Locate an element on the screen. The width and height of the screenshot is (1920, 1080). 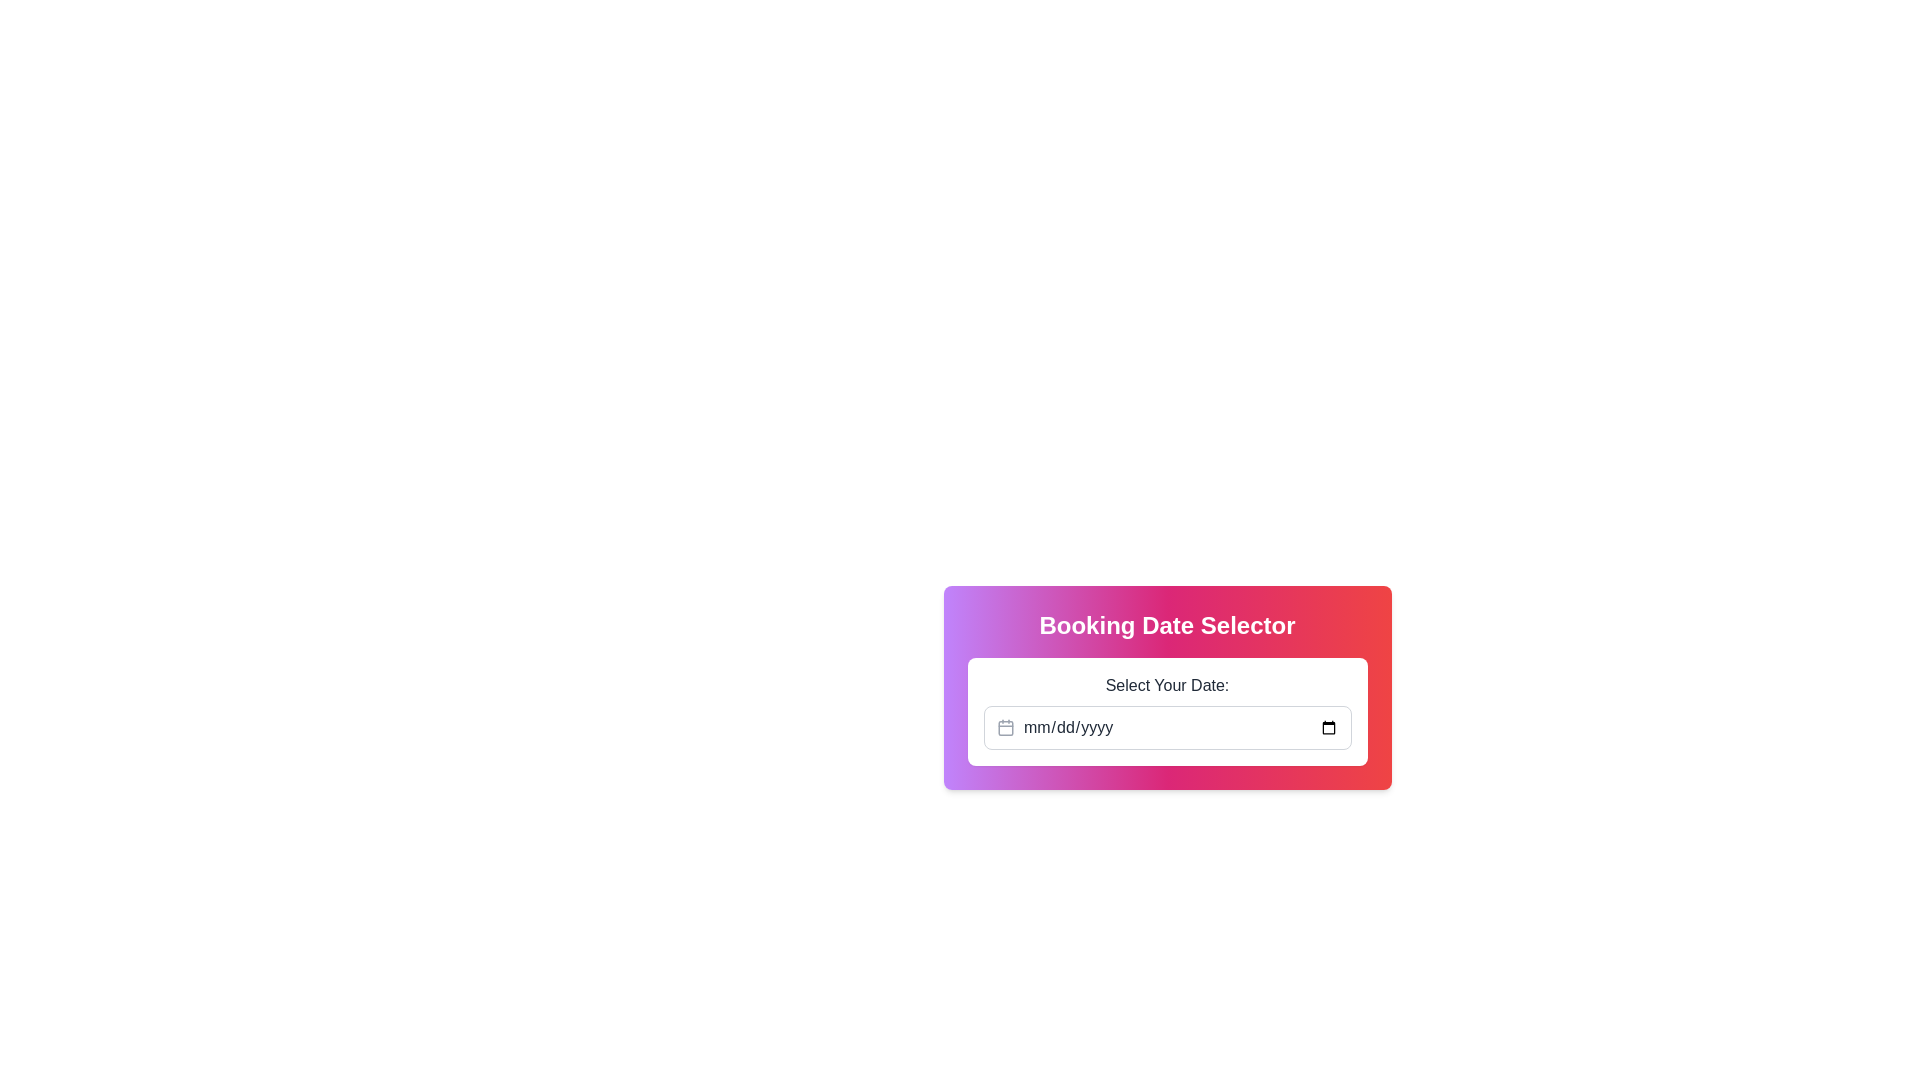
text from the bold title labeled 'Booking Date Selector' that is centered at the top of the panel is located at coordinates (1167, 624).